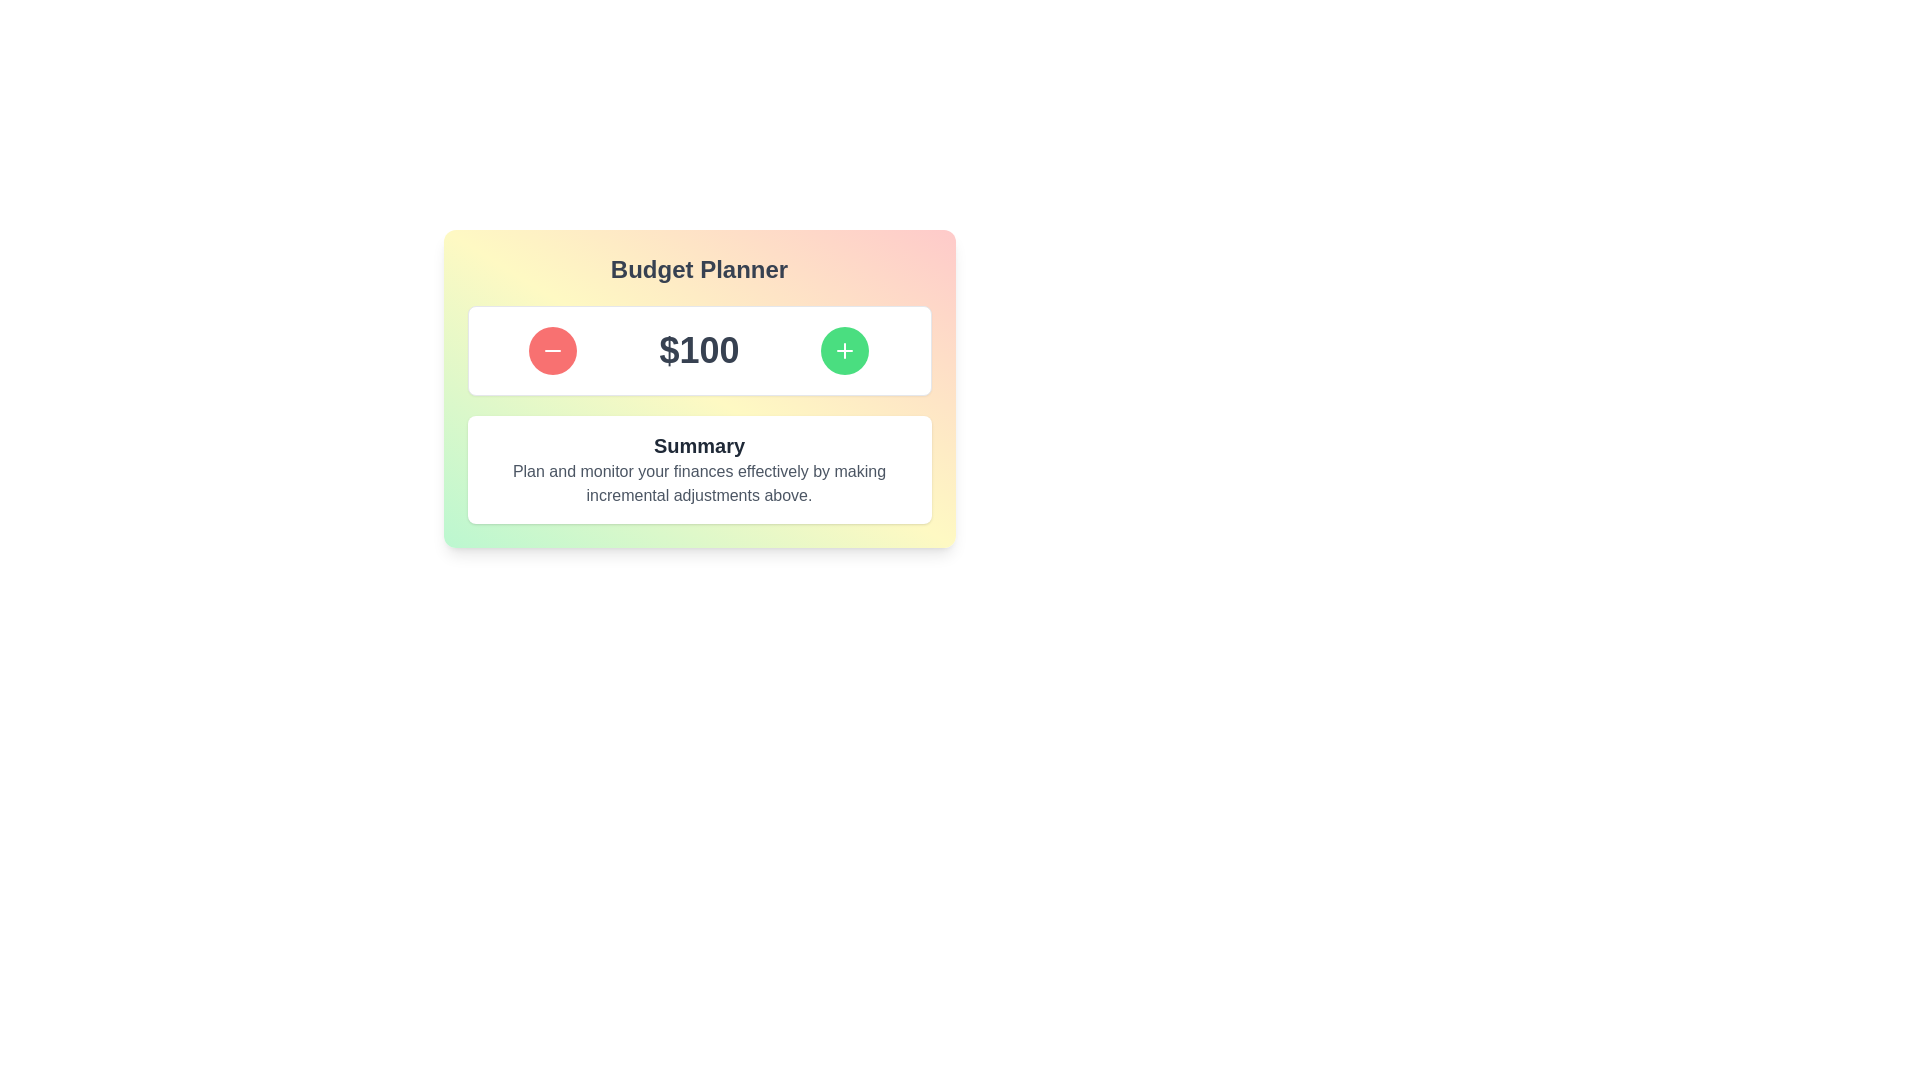 The height and width of the screenshot is (1080, 1920). Describe the element at coordinates (699, 470) in the screenshot. I see `the Informational card that explains the budgeting tool, located centrally below the '$100' balance display in the 'Budget Planner' card` at that location.